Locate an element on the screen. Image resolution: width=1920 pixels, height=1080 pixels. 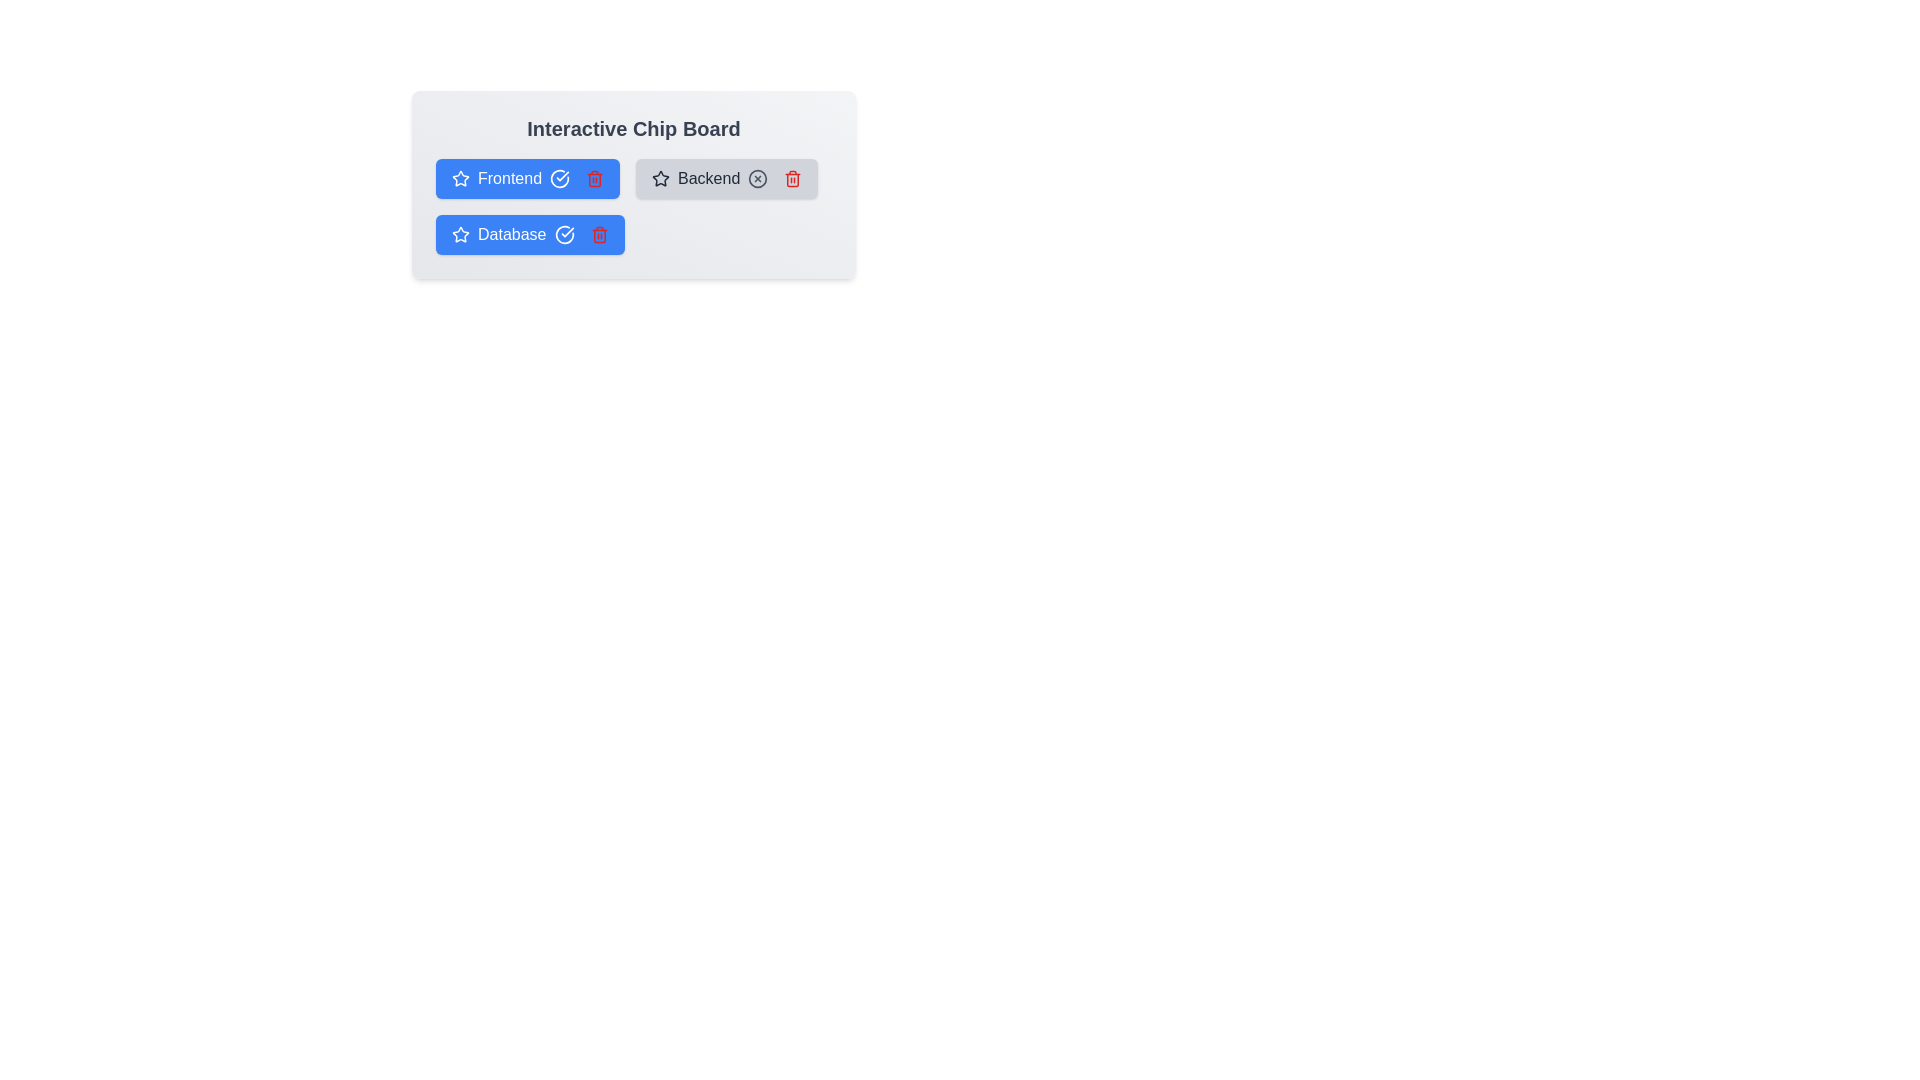
the chip labeled Frontend to toggle its selection state is located at coordinates (528, 177).